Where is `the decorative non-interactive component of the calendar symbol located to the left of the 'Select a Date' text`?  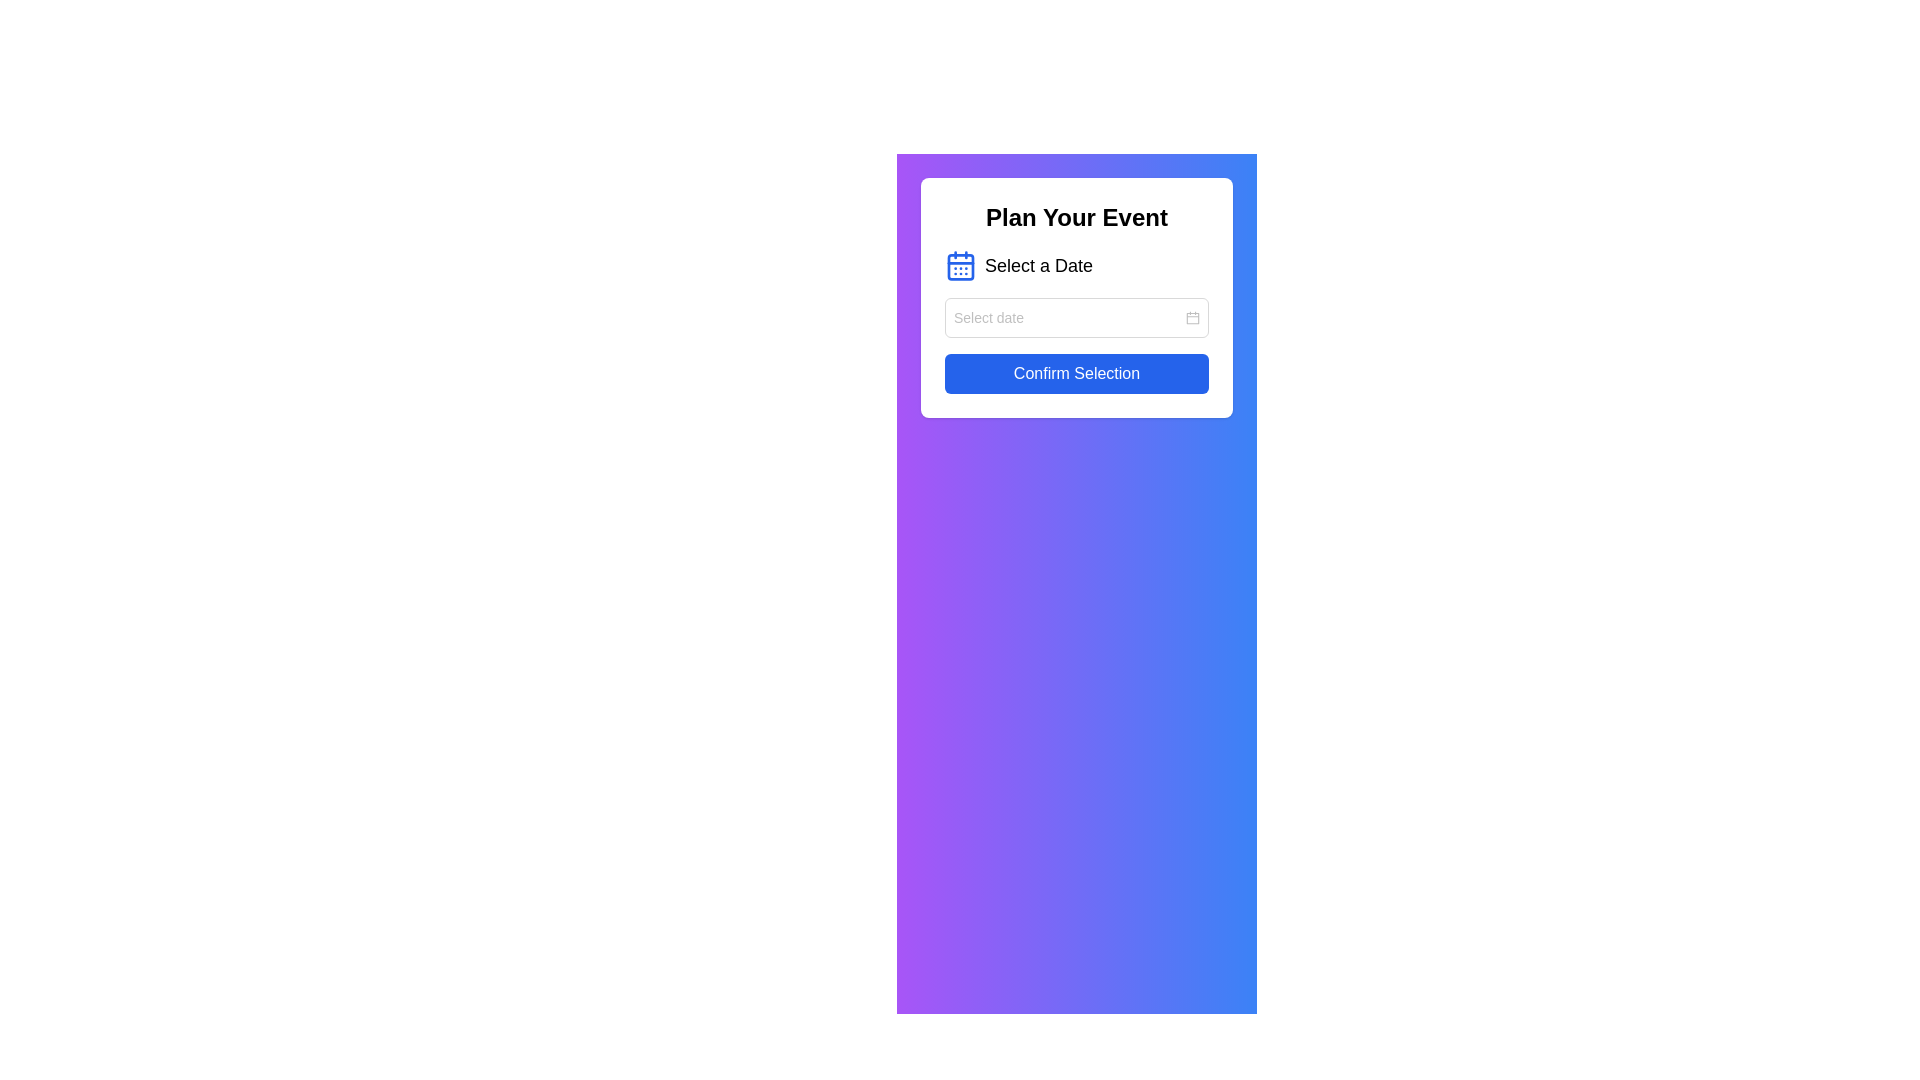
the decorative non-interactive component of the calendar symbol located to the left of the 'Select a Date' text is located at coordinates (960, 265).